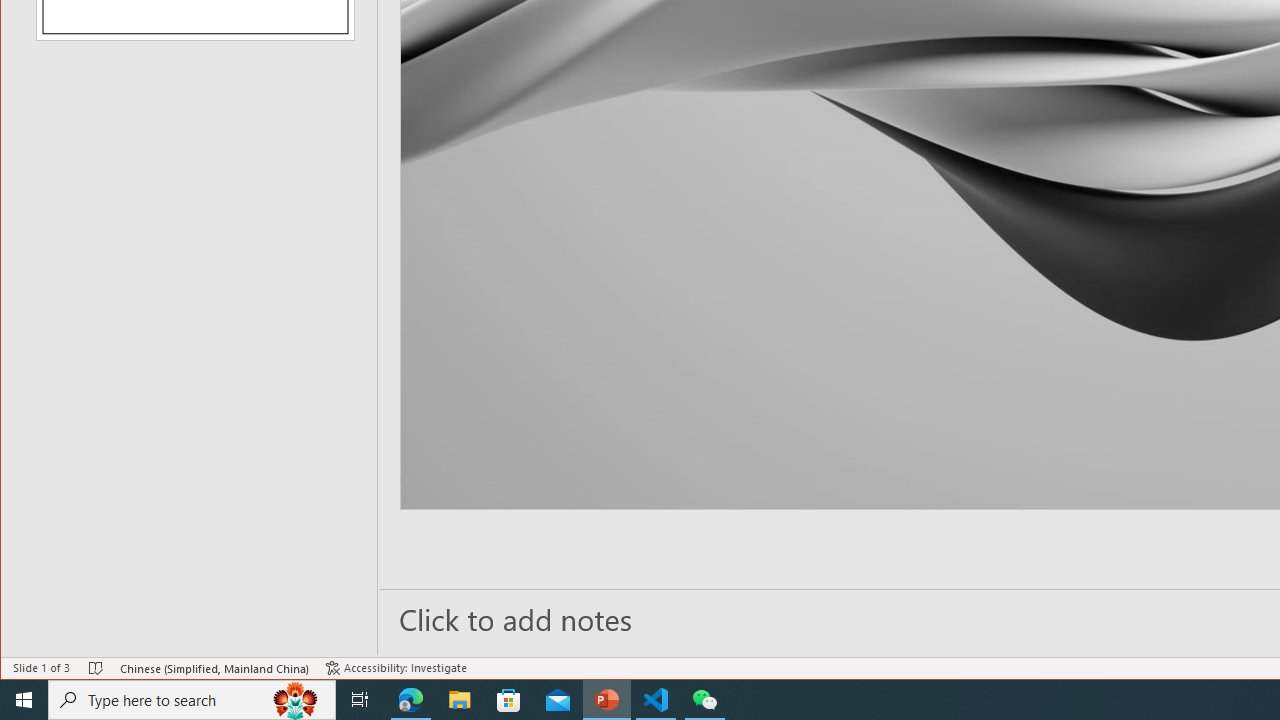  What do you see at coordinates (396, 668) in the screenshot?
I see `'Accessibility Checker Accessibility: Investigate'` at bounding box center [396, 668].